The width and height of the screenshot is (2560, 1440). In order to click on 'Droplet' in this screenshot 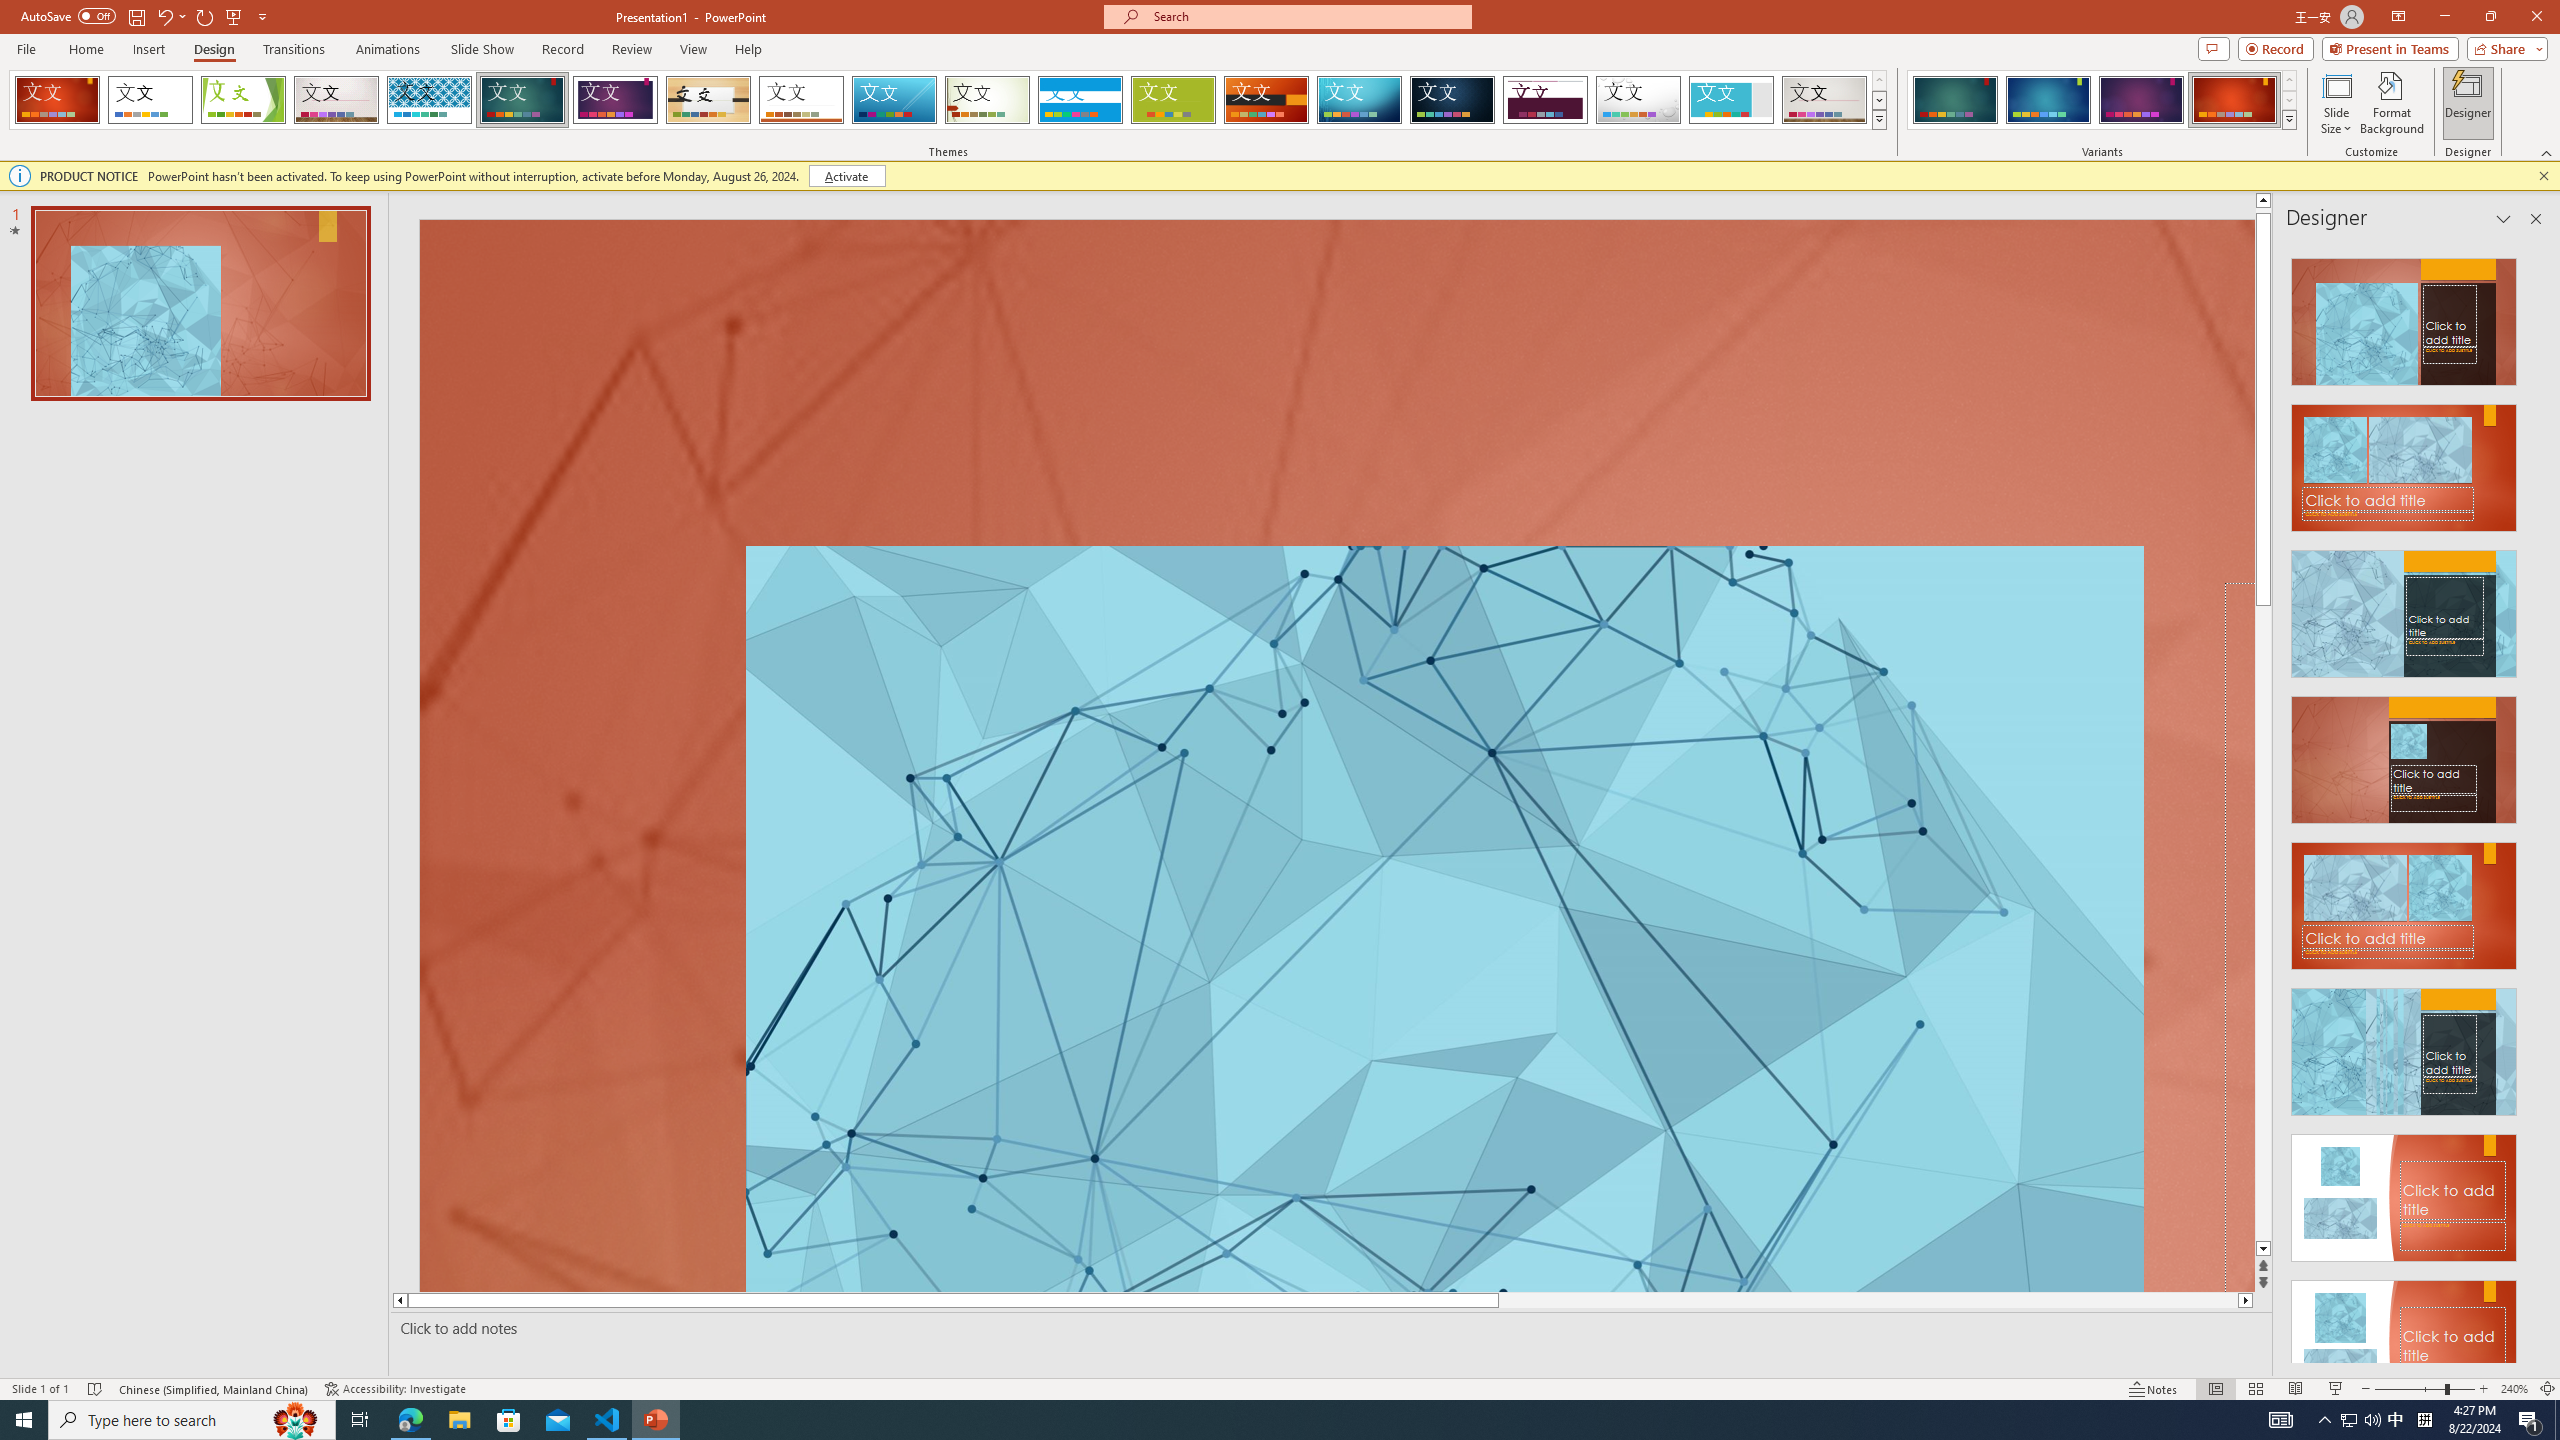, I will do `click(1638, 99)`.